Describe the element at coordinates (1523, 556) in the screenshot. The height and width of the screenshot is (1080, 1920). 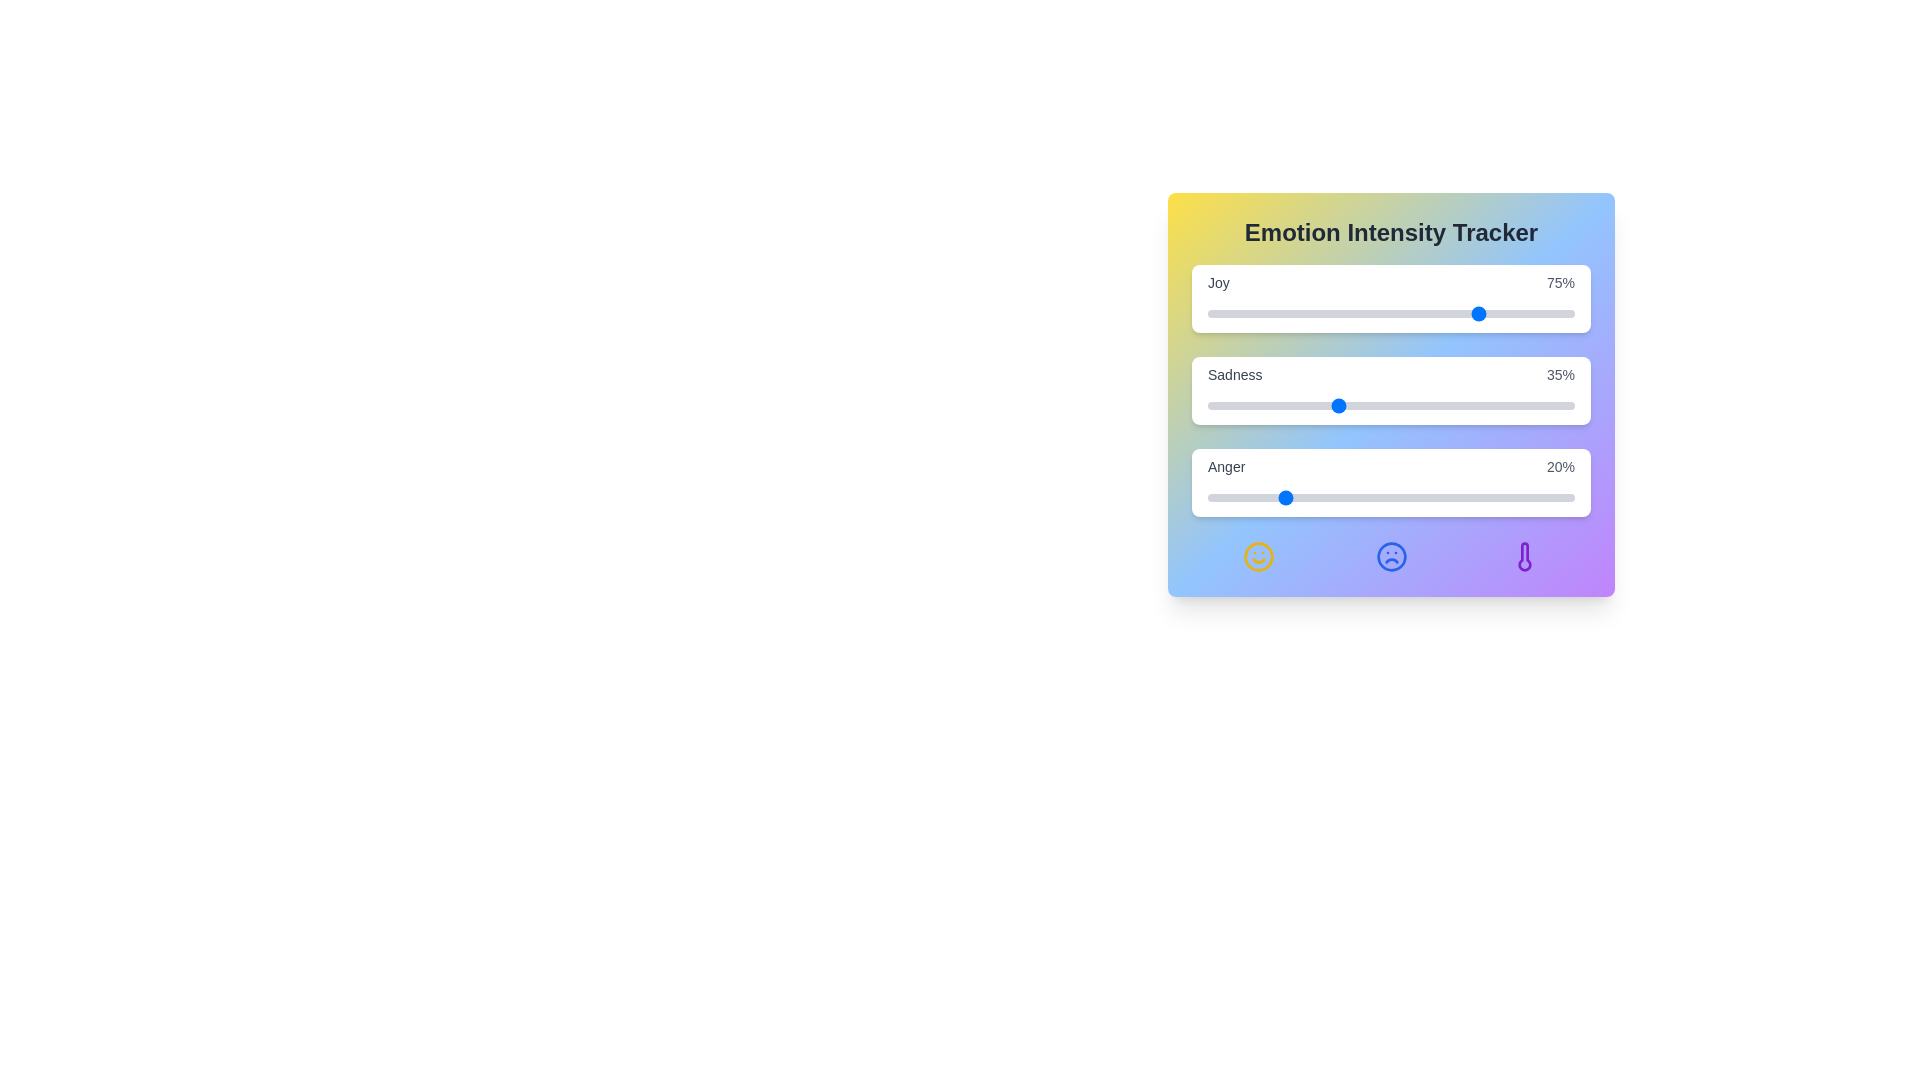
I see `the thermometer icon to interact with it` at that location.